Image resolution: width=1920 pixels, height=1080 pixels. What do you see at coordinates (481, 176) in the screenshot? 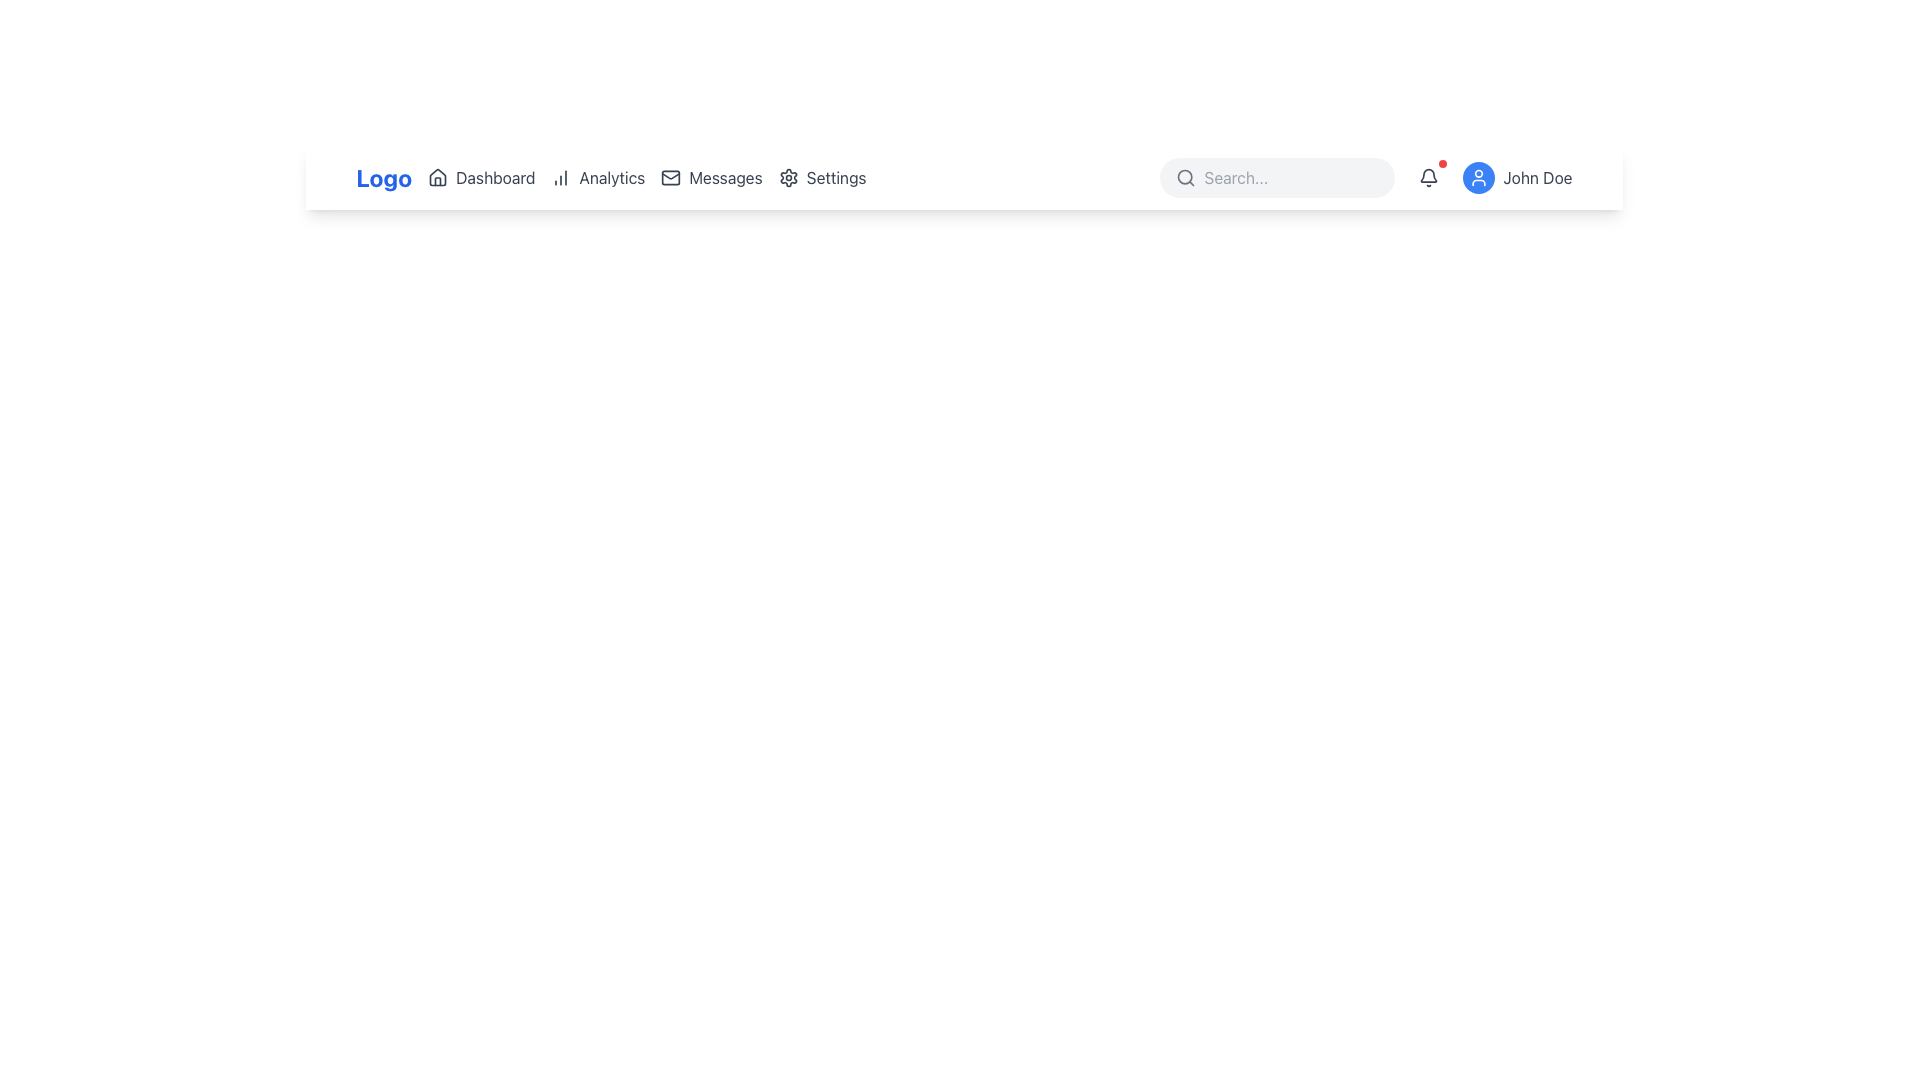
I see `the first navigation item in the top-center area of the interface, which navigates to the dashboard section of the application` at bounding box center [481, 176].